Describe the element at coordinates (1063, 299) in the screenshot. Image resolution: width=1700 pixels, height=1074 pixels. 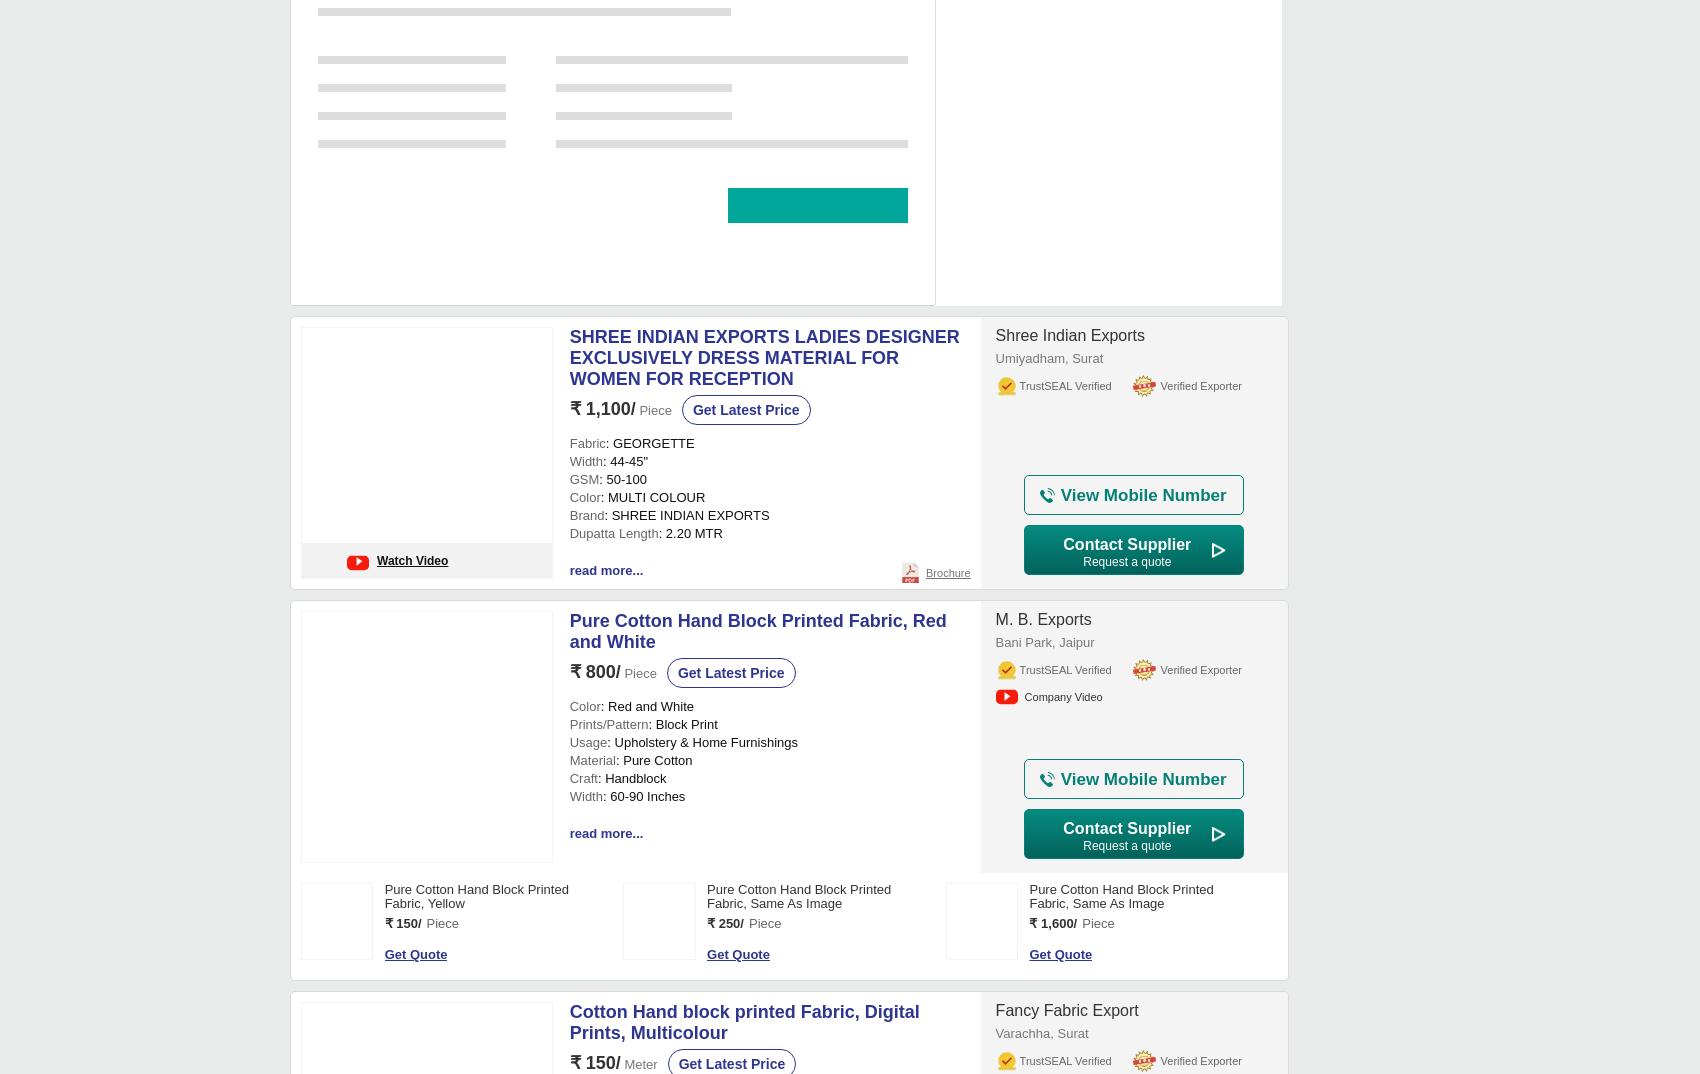
I see `'Company Video'` at that location.